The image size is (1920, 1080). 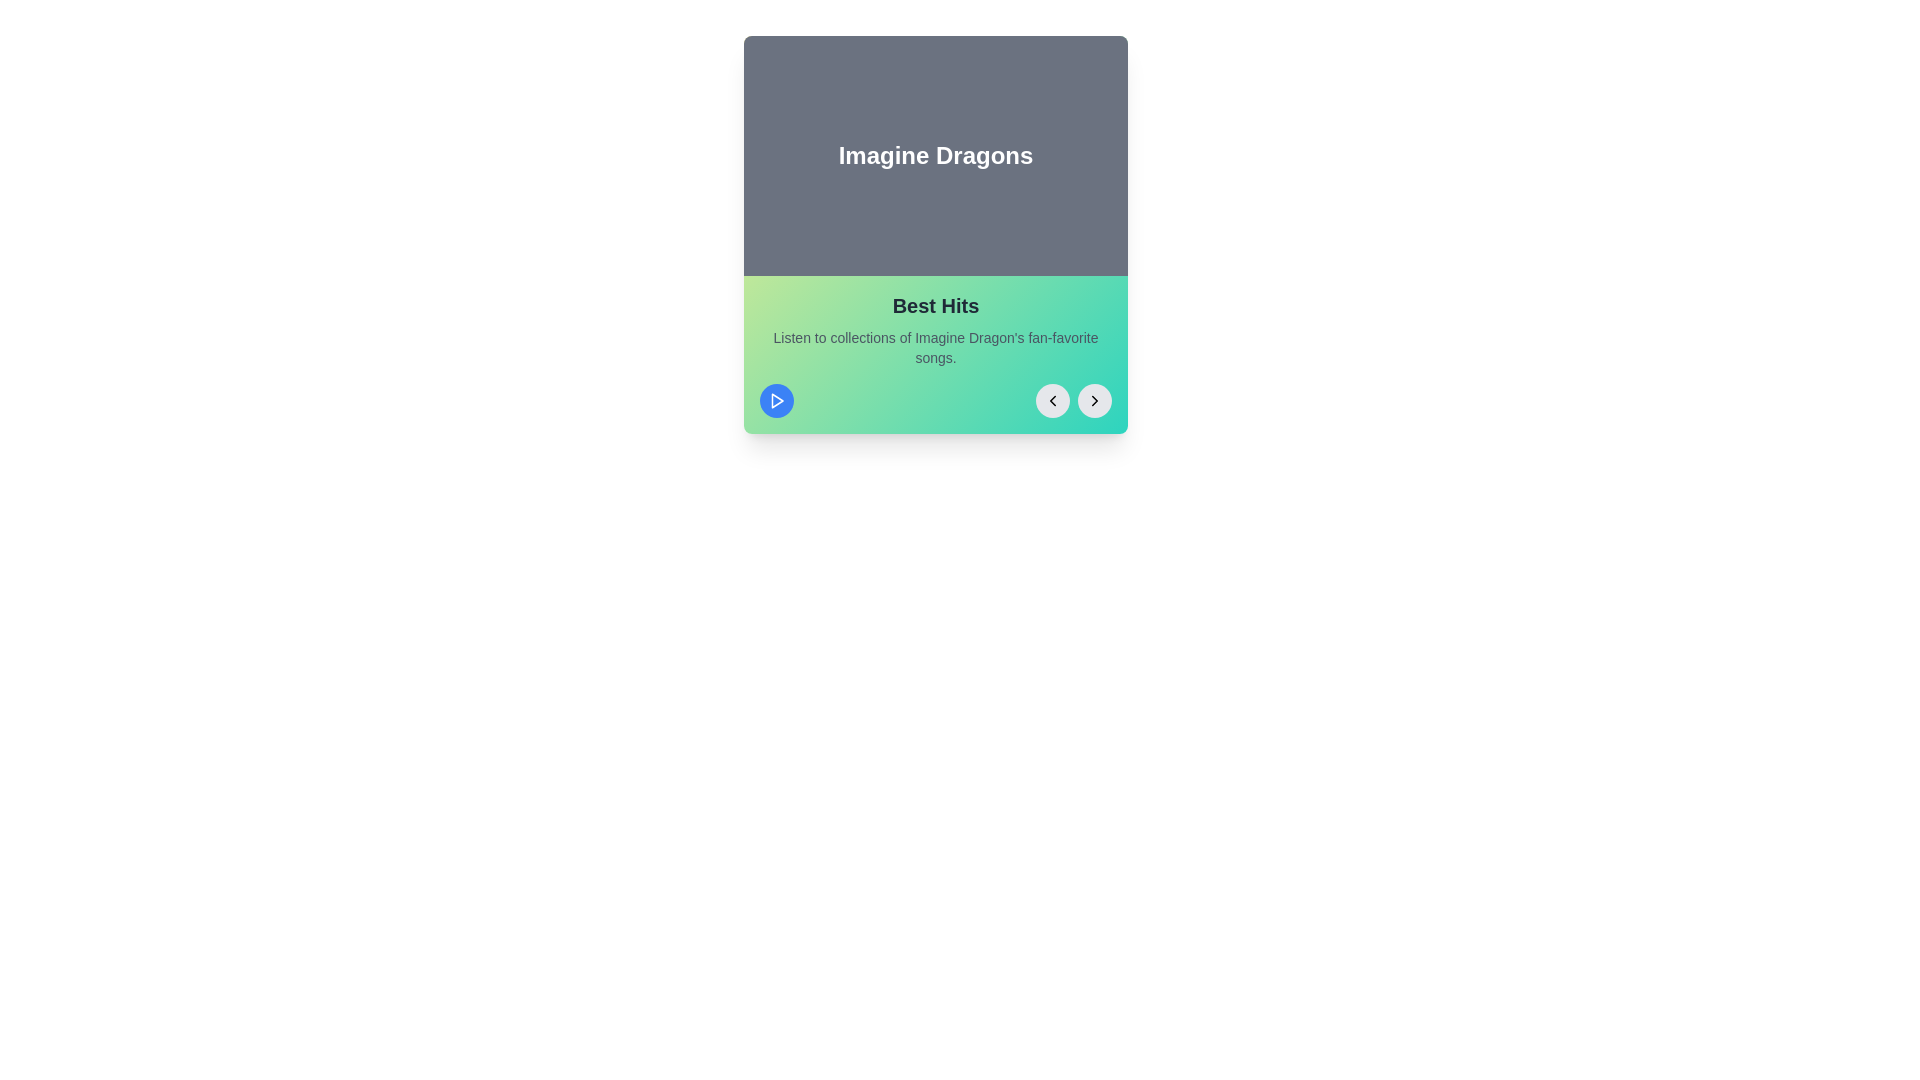 I want to click on the right circular navigation button with a gray background and a rightward black arrow icon, so click(x=1073, y=401).